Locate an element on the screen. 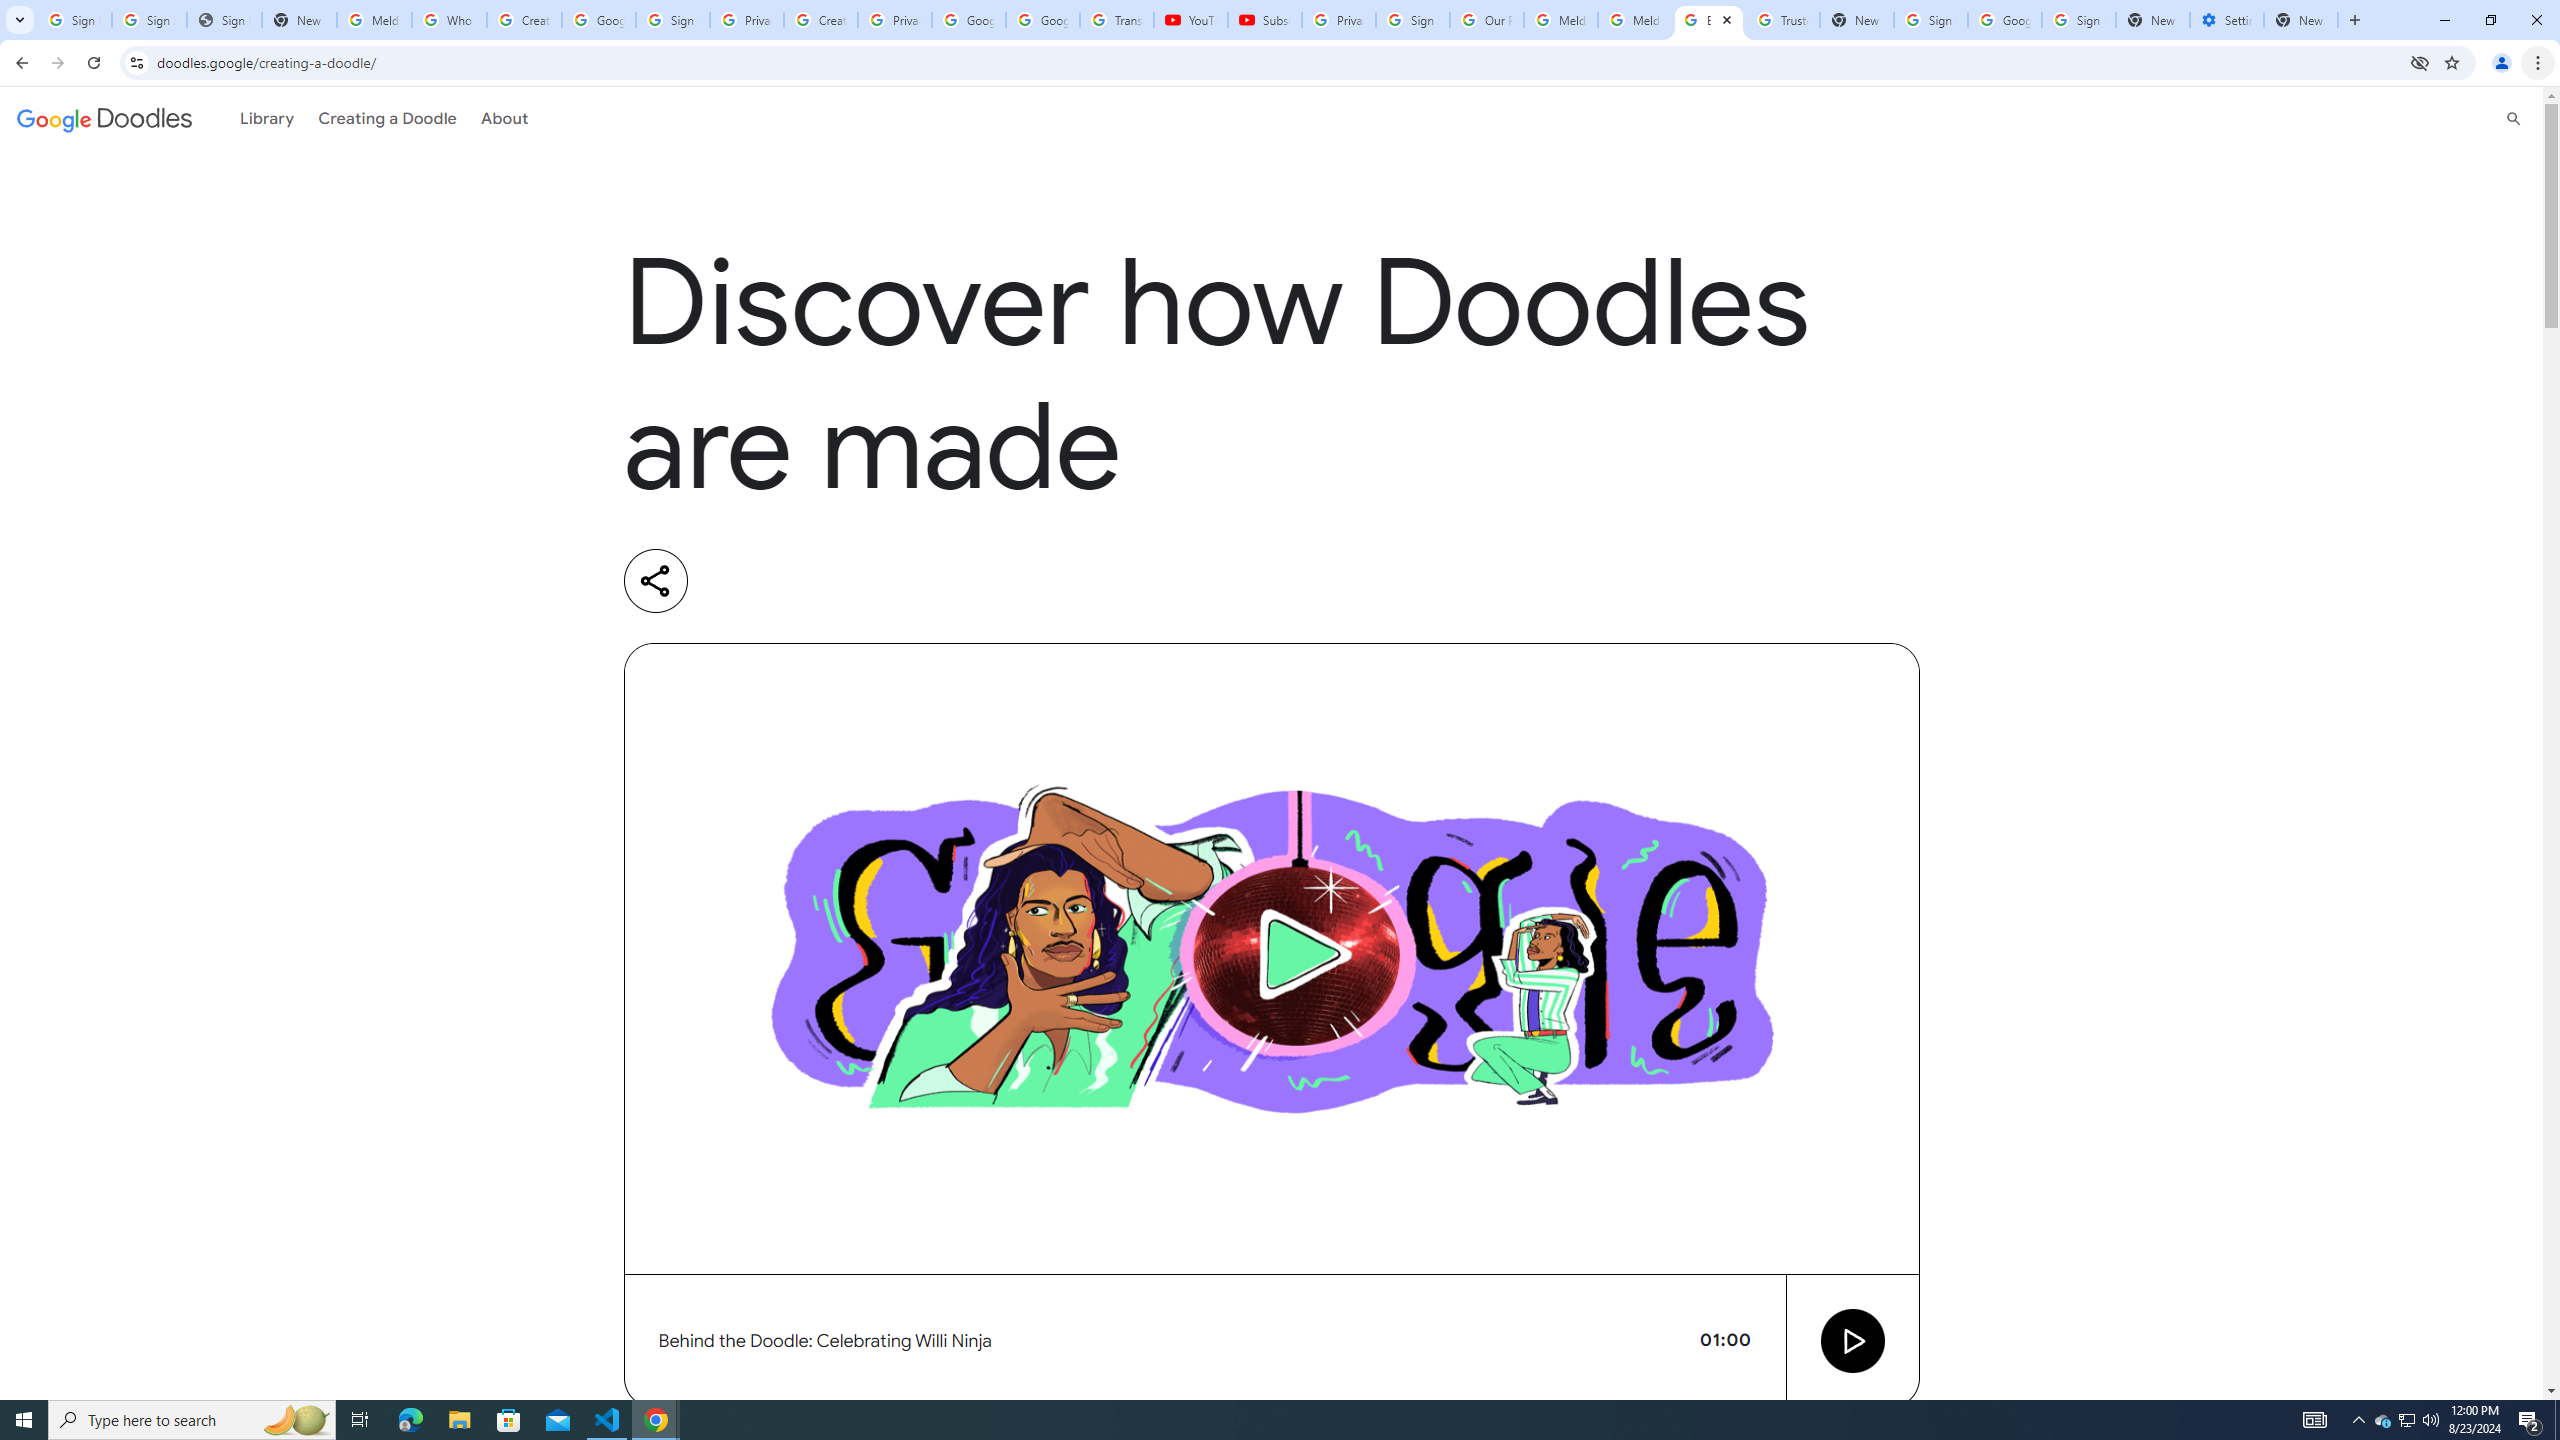 This screenshot has height=1440, width=2560. 'Who is my administrator? - Google Account Help' is located at coordinates (448, 19).